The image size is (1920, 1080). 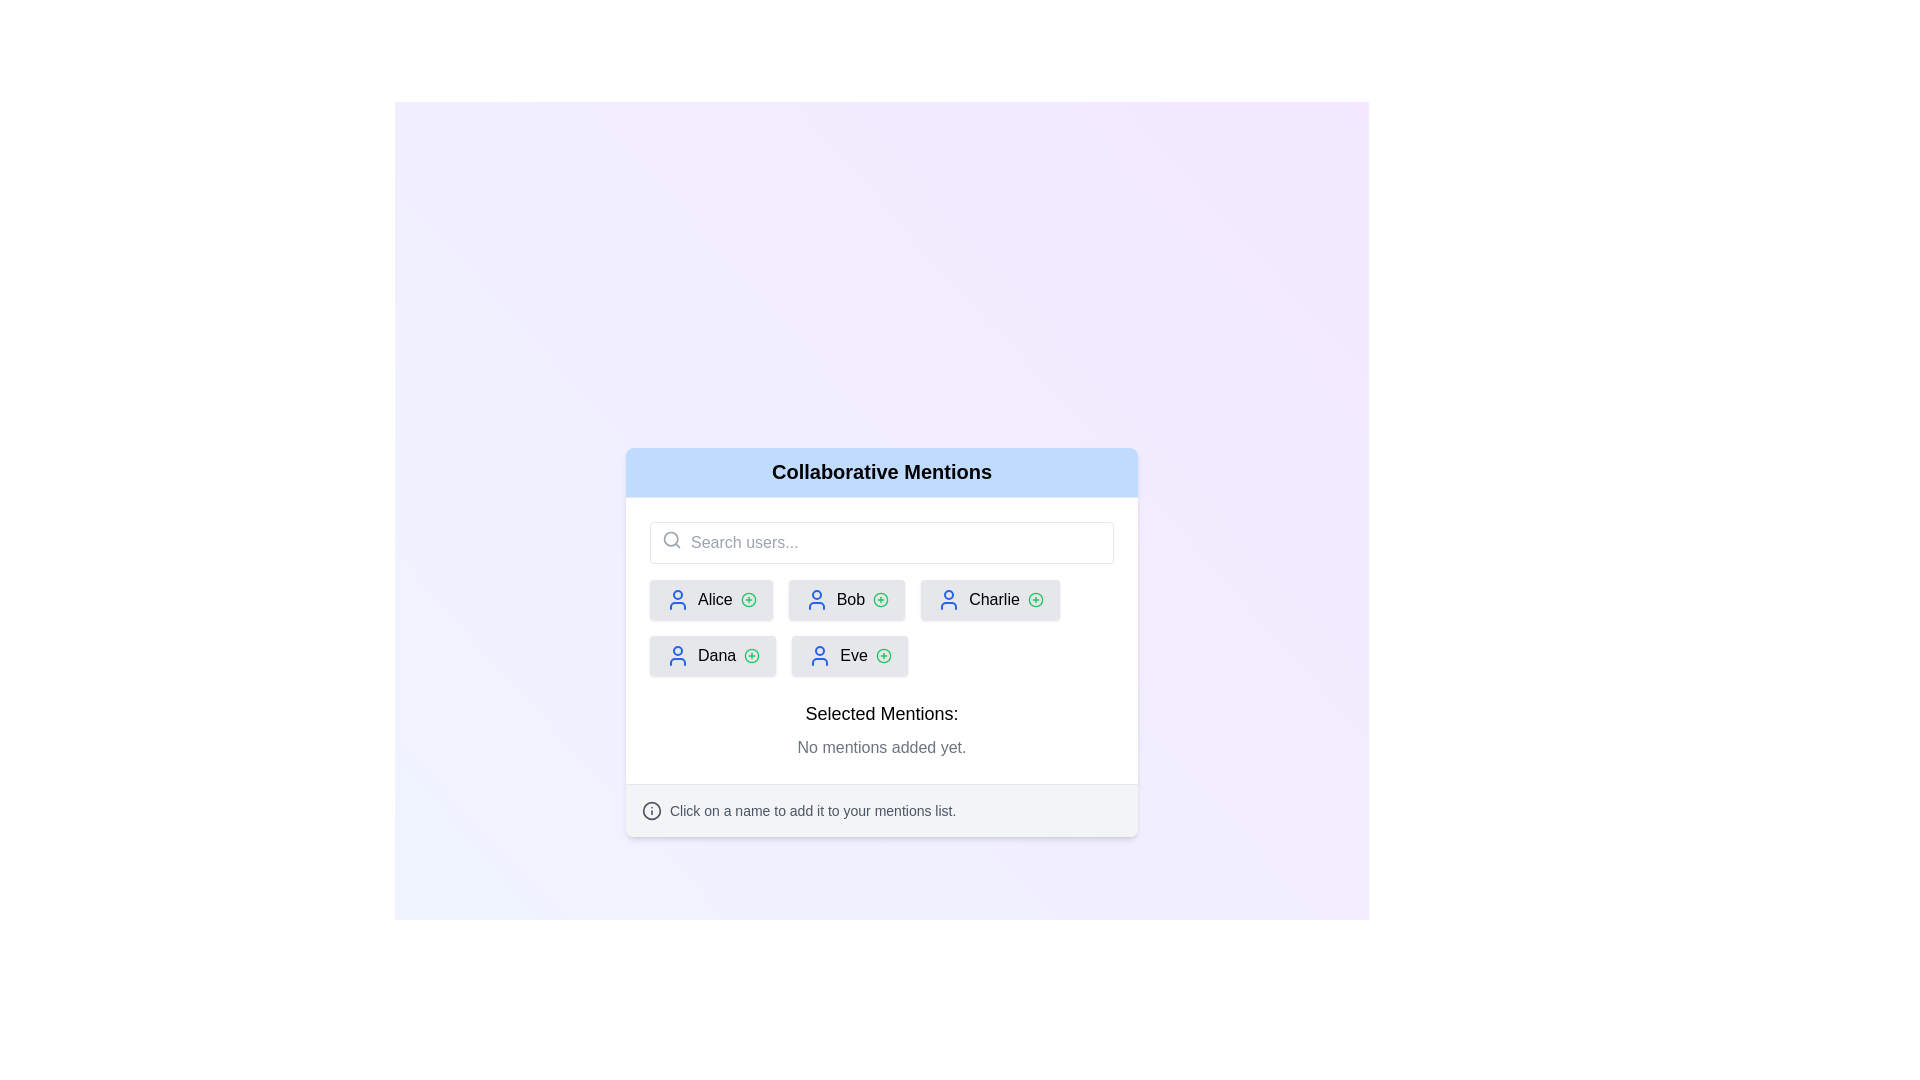 I want to click on the informational text label indicating that no mentions have been added to the list yet, located under the heading 'Selected Mentions:' in the 'Collaborative Mentions' widget, so click(x=881, y=747).